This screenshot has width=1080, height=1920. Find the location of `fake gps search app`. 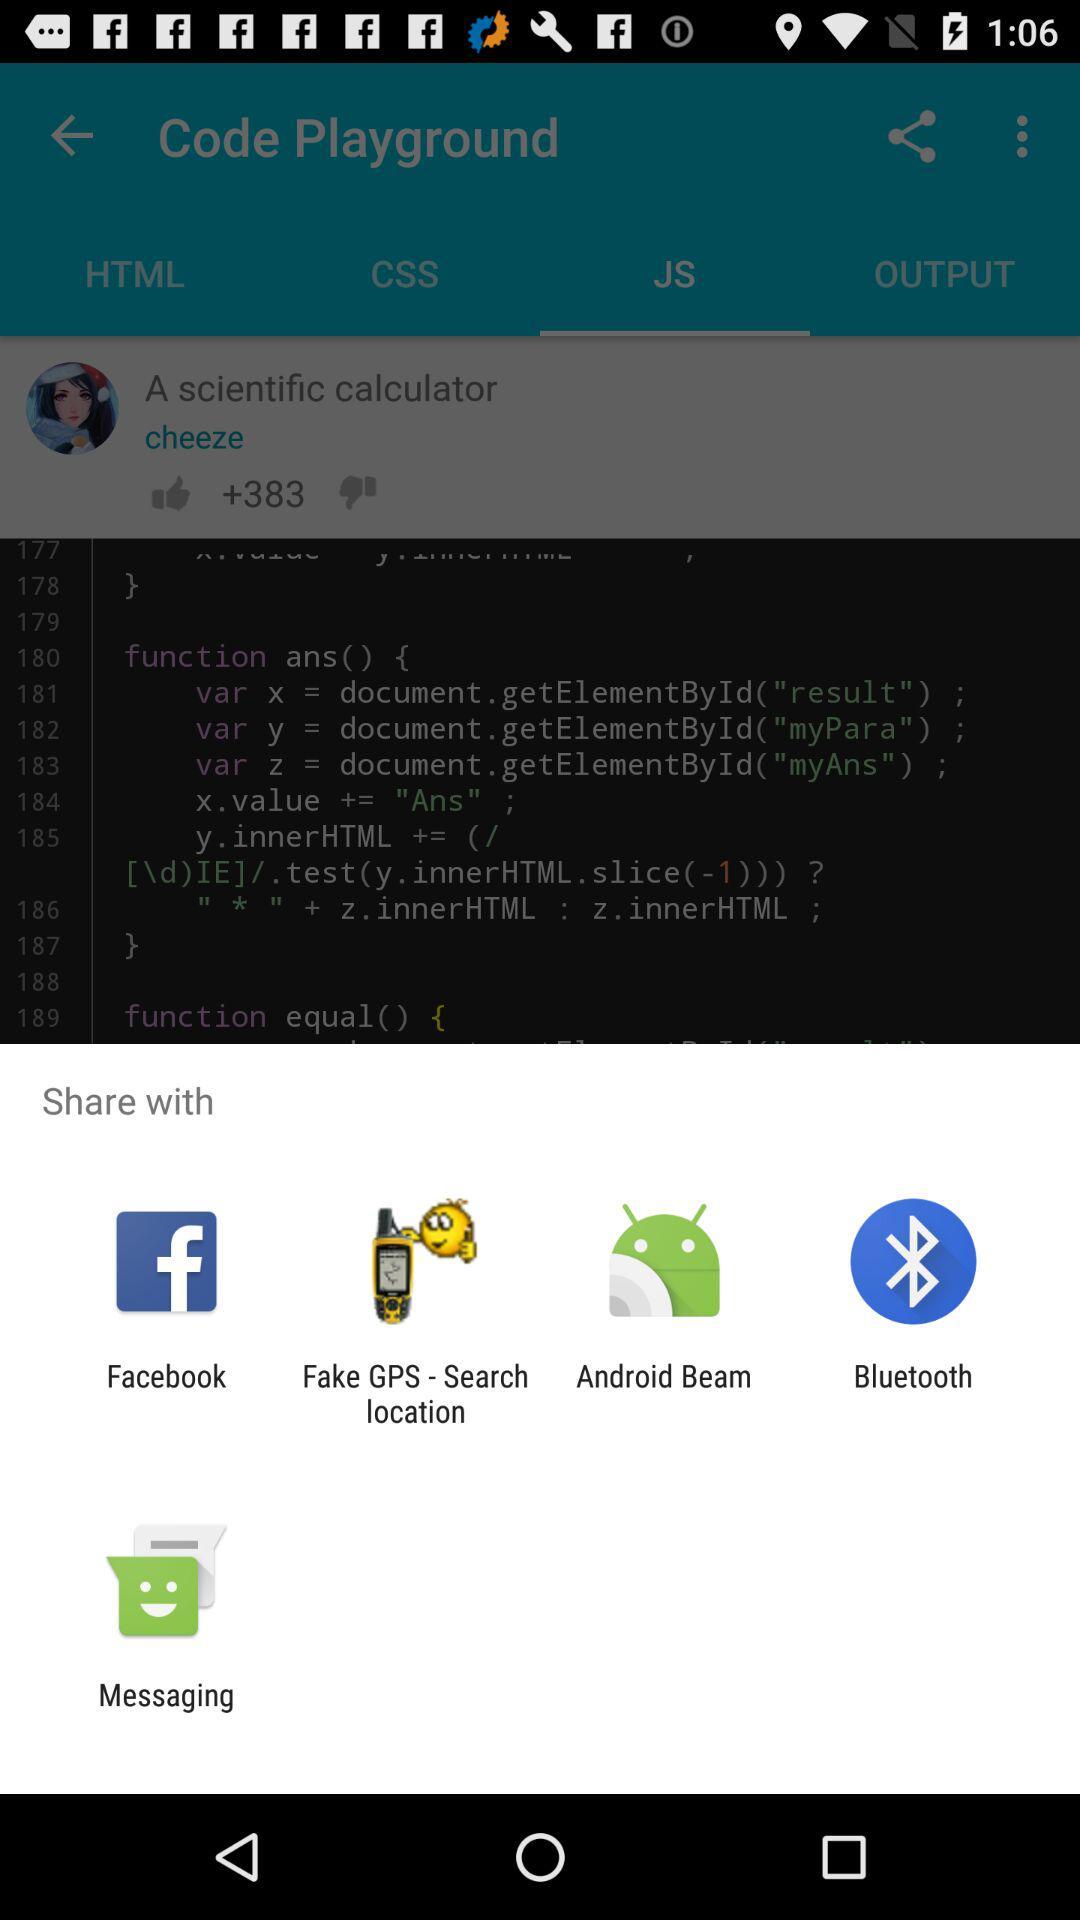

fake gps search app is located at coordinates (414, 1392).